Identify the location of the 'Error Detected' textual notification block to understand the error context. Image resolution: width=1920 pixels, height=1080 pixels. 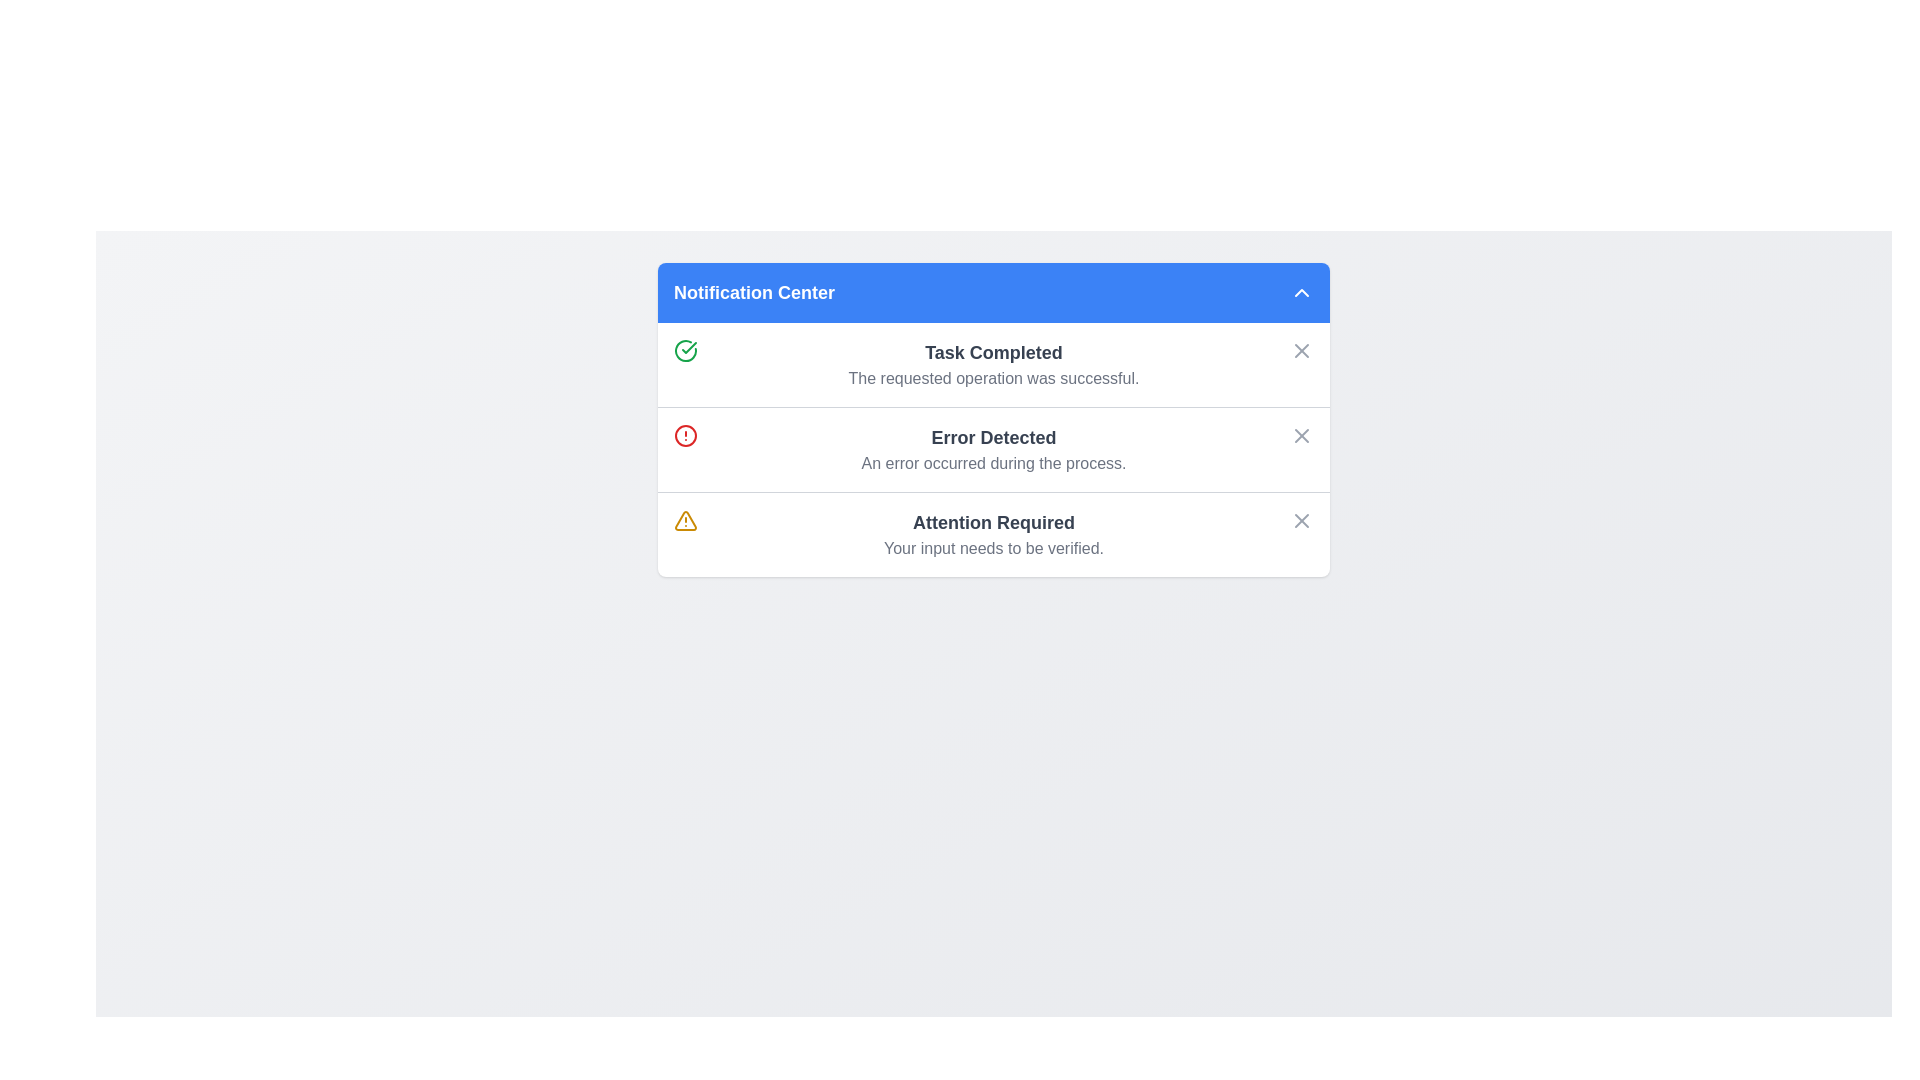
(993, 450).